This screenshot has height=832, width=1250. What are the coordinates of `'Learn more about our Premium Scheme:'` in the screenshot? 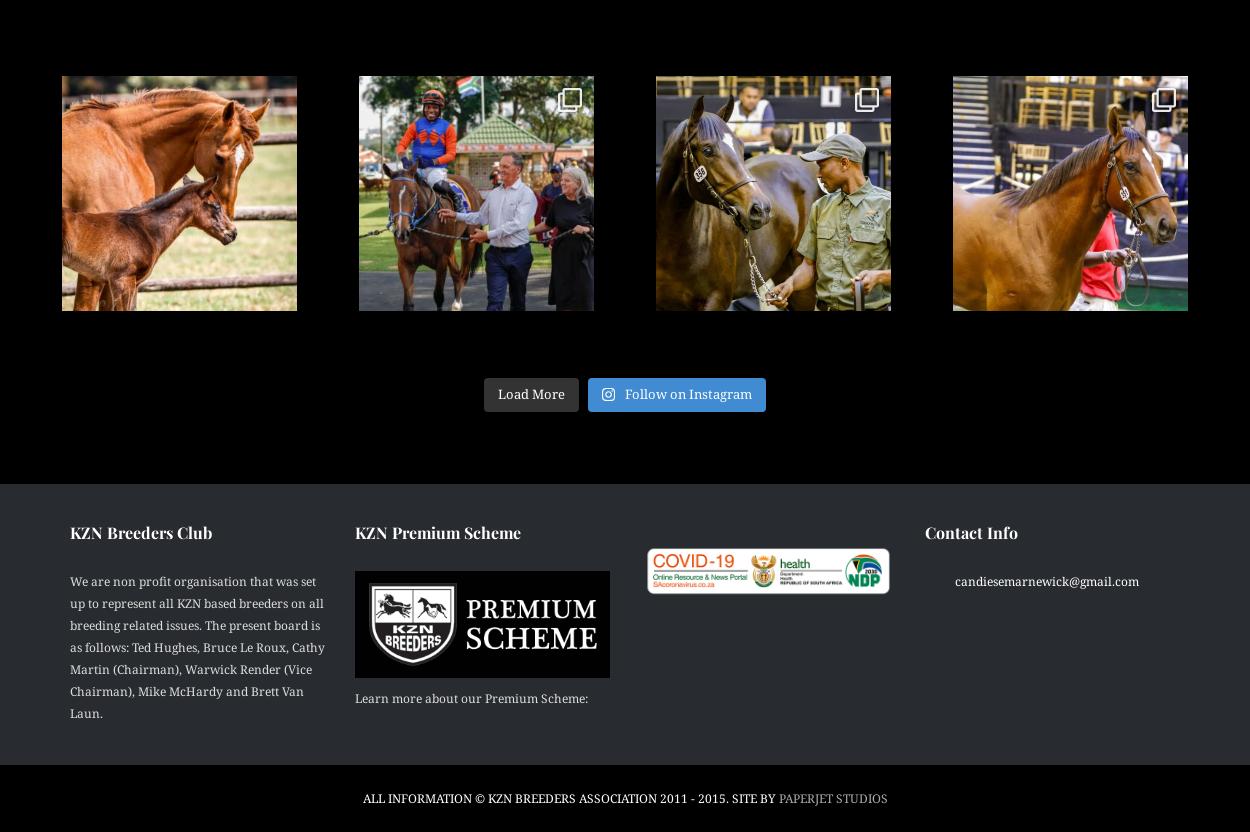 It's located at (470, 697).